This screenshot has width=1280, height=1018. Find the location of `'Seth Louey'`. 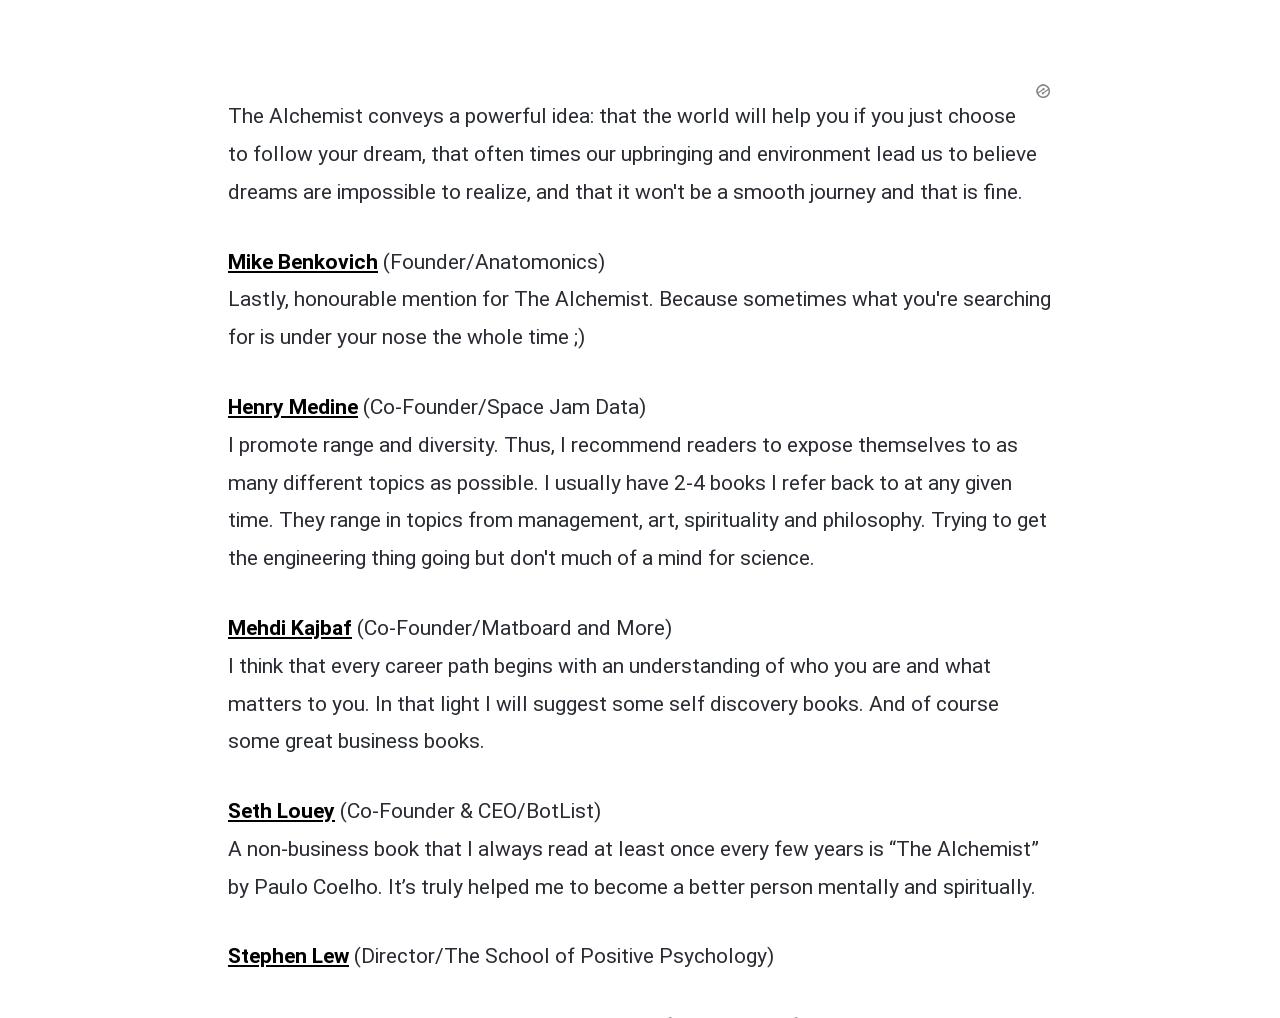

'Seth Louey' is located at coordinates (227, 396).